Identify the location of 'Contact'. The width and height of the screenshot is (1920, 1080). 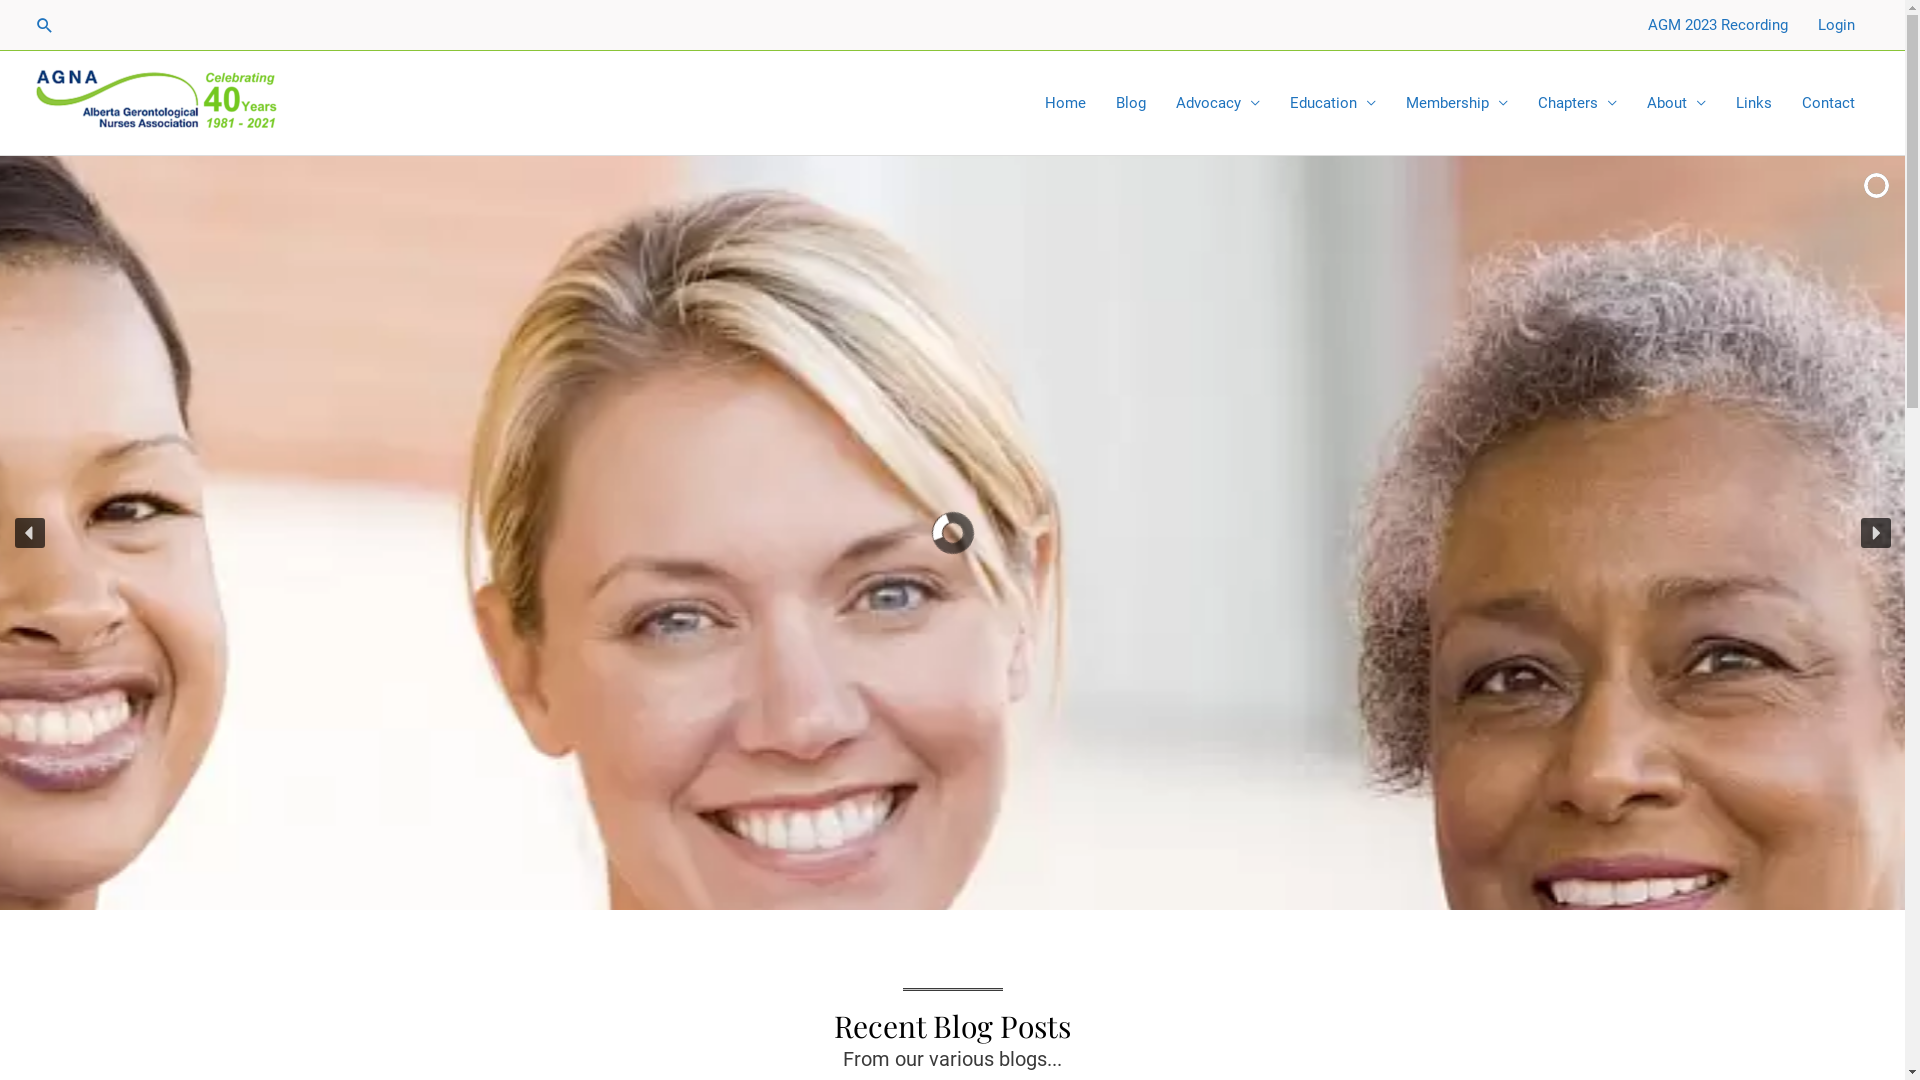
(1828, 103).